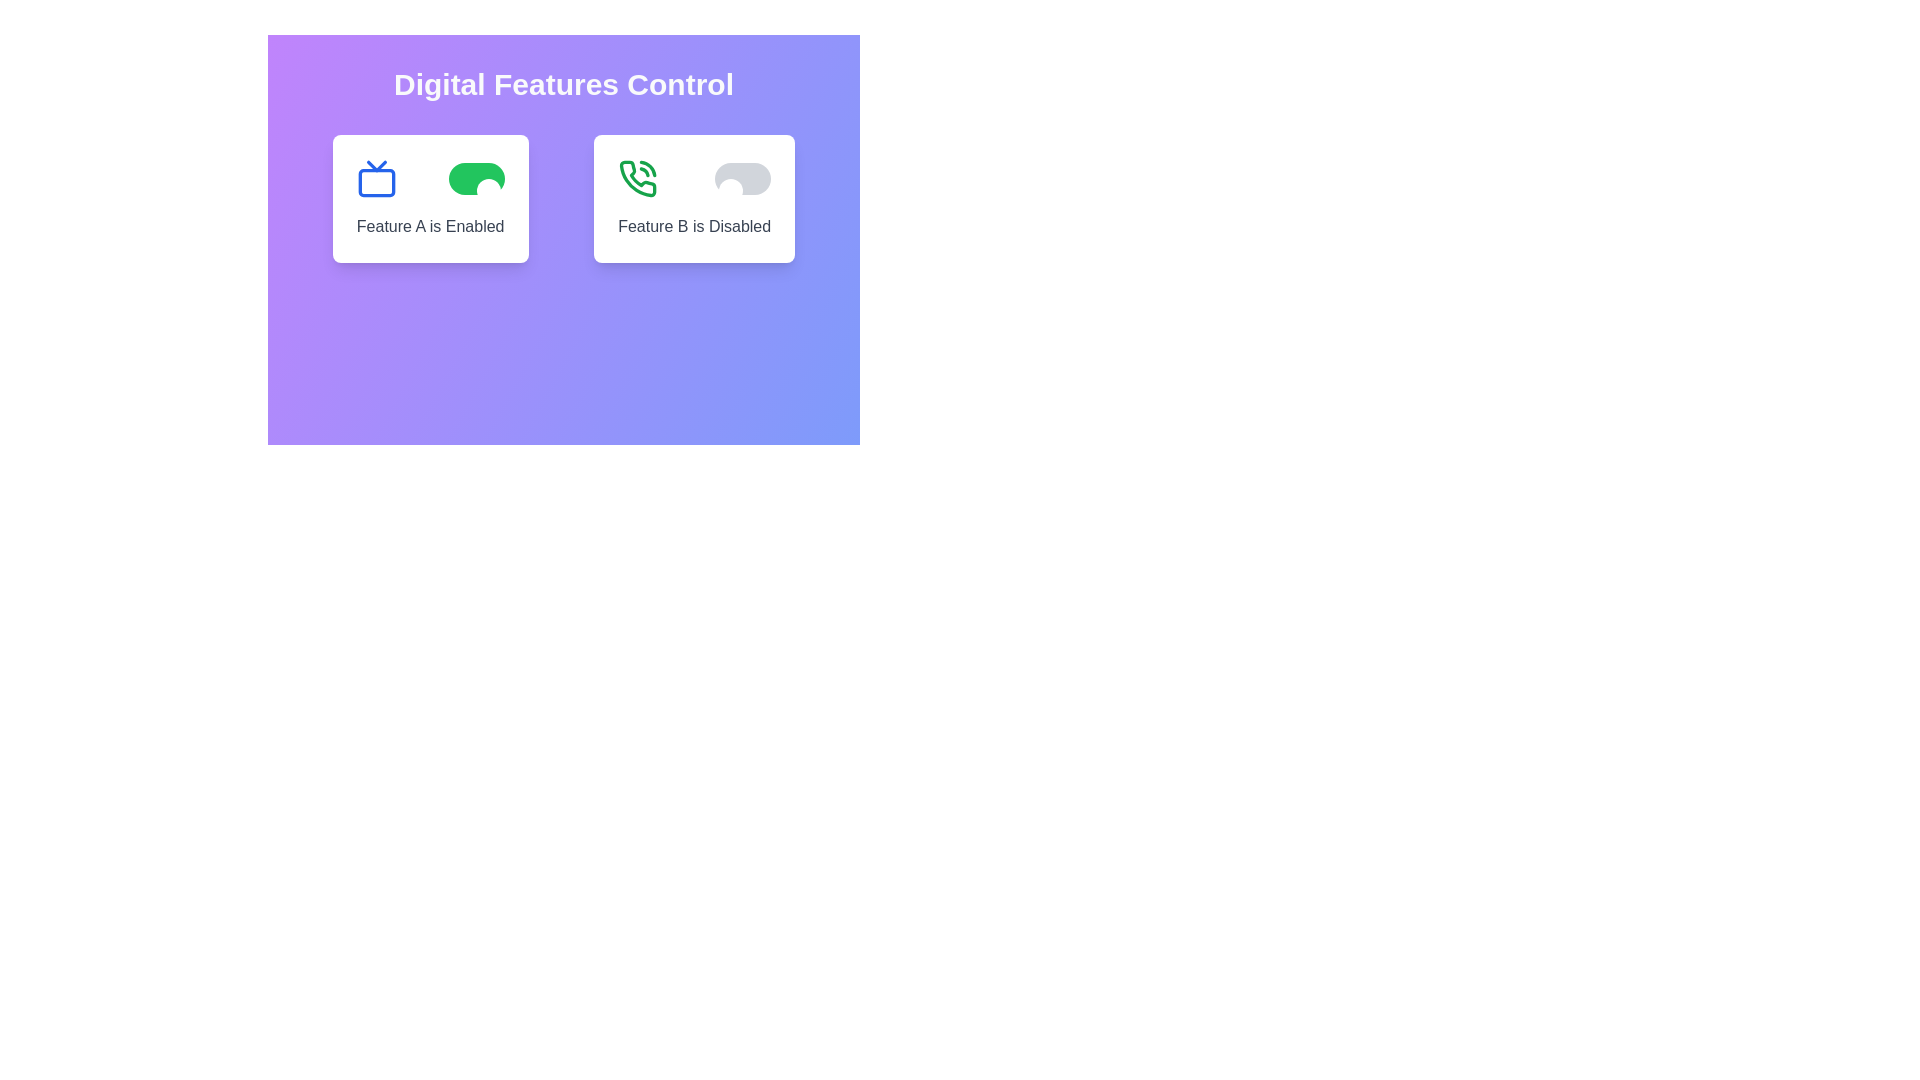 This screenshot has width=1920, height=1080. I want to click on the decorative part of the television icon located at the top of the left card component, so click(376, 165).